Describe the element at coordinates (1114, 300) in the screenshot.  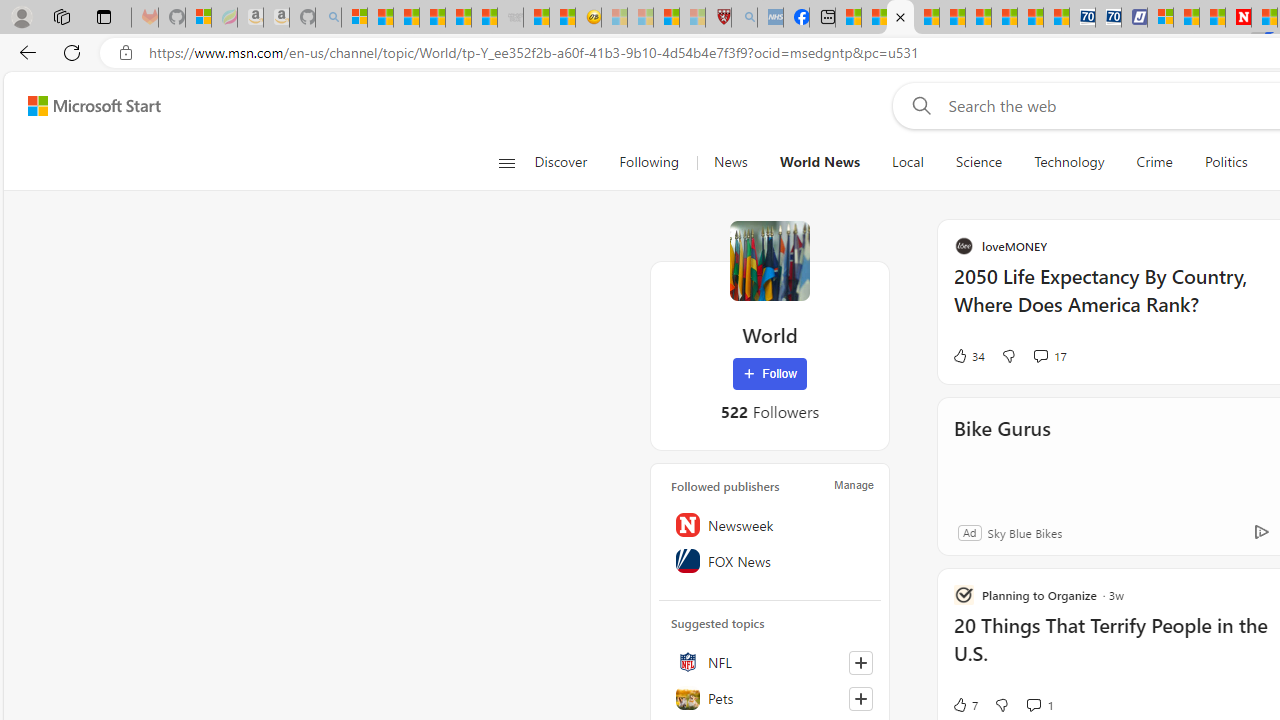
I see `'2050 Life Expectancy By Country, Where Does America Rank?'` at that location.